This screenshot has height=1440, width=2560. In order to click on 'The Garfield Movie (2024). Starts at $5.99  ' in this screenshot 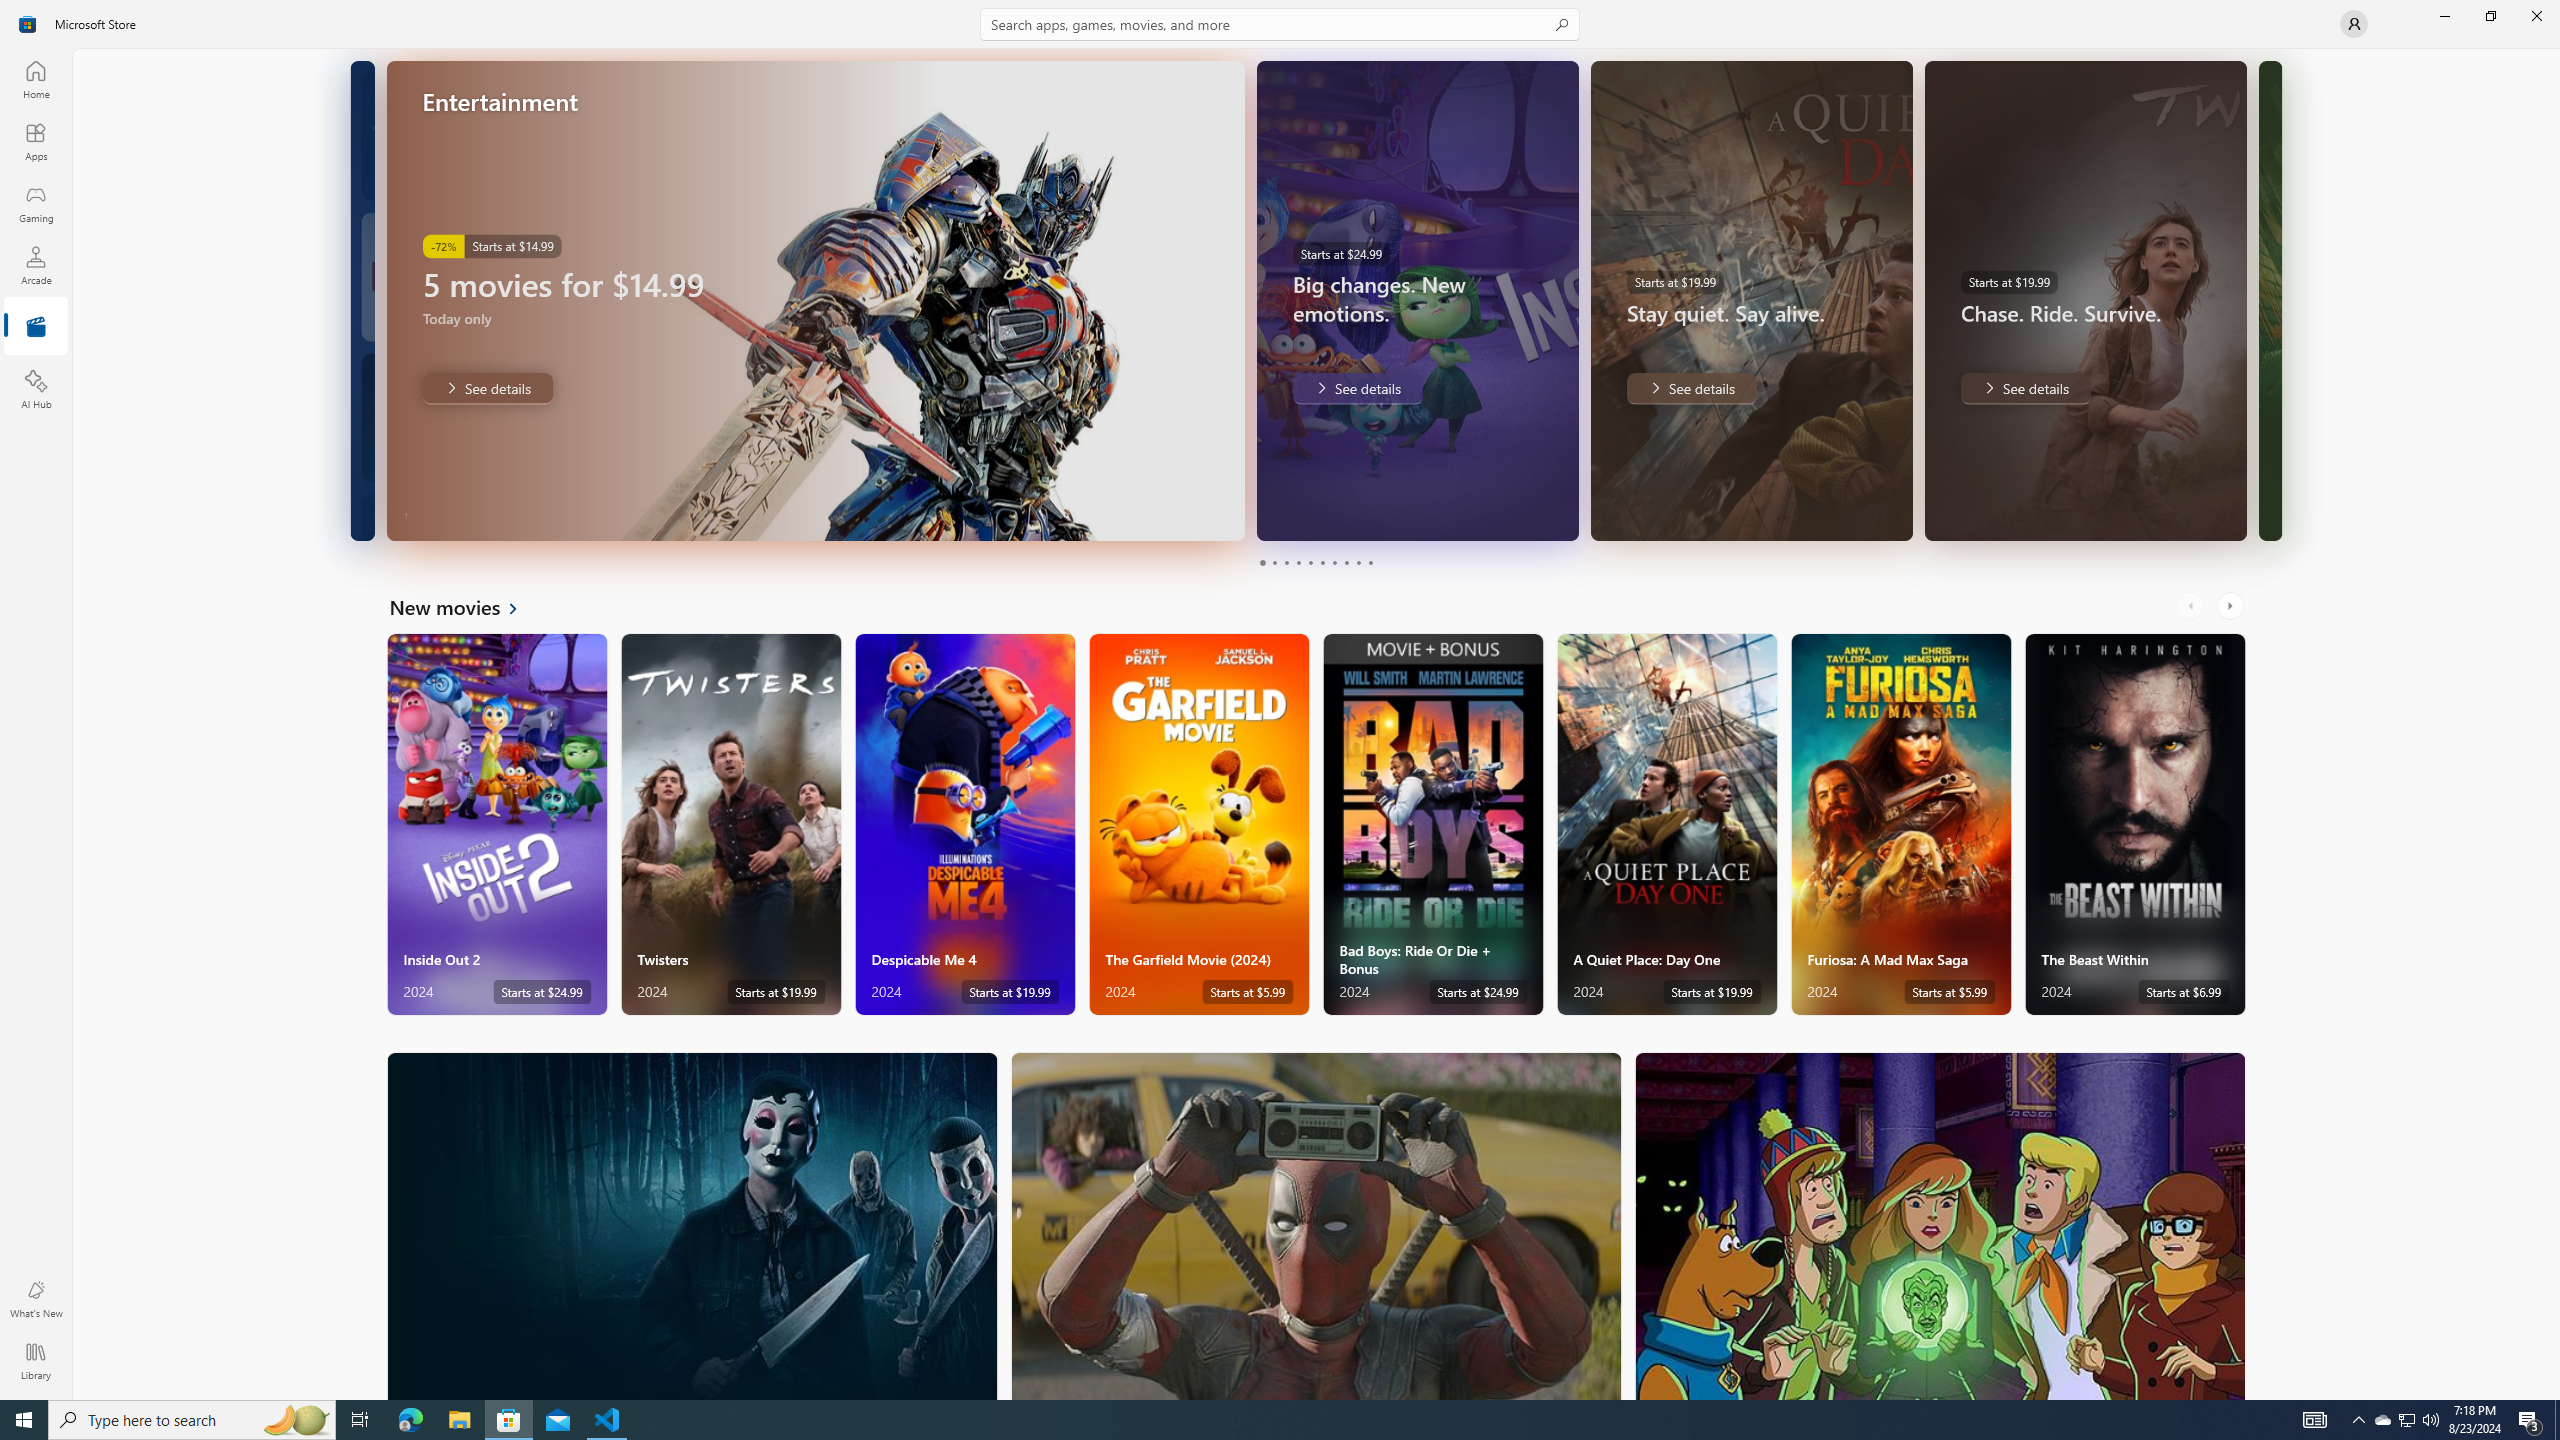, I will do `click(1198, 824)`.